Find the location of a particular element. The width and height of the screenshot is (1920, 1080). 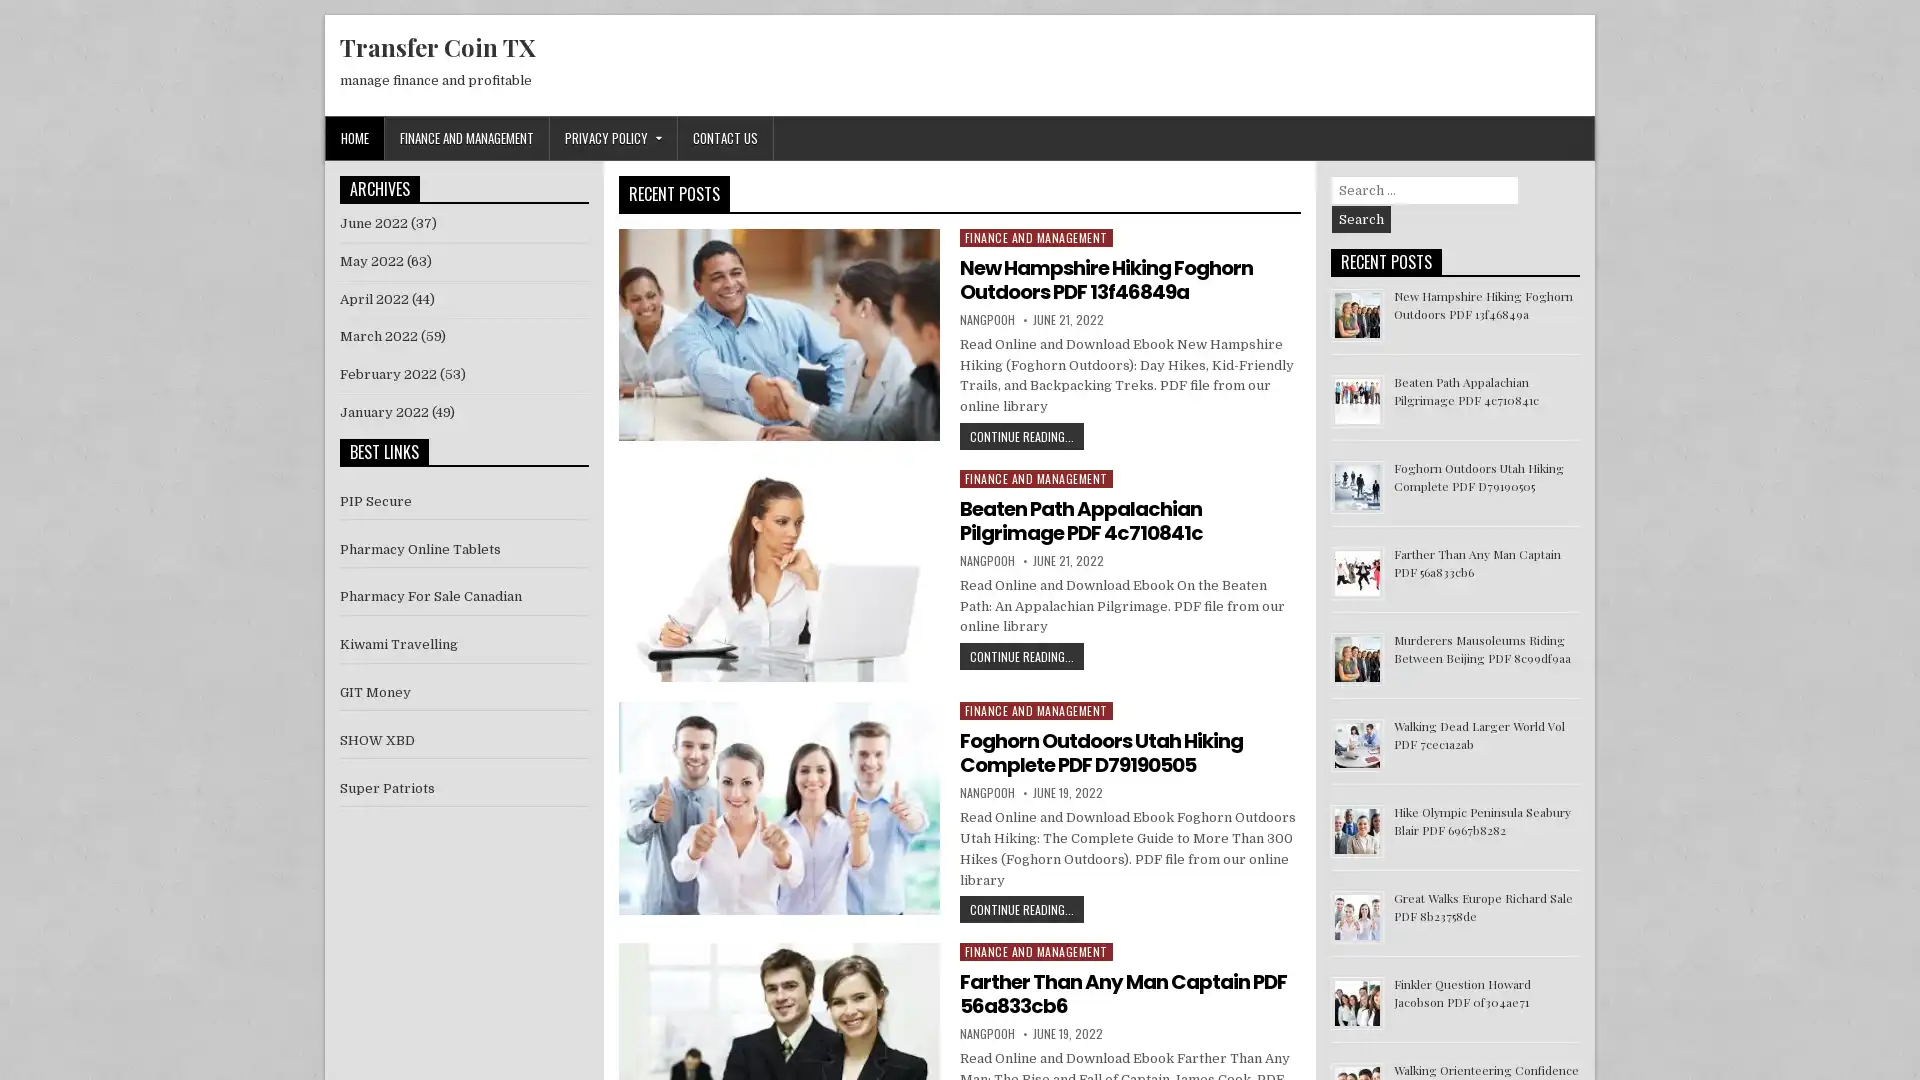

Search is located at coordinates (1360, 219).